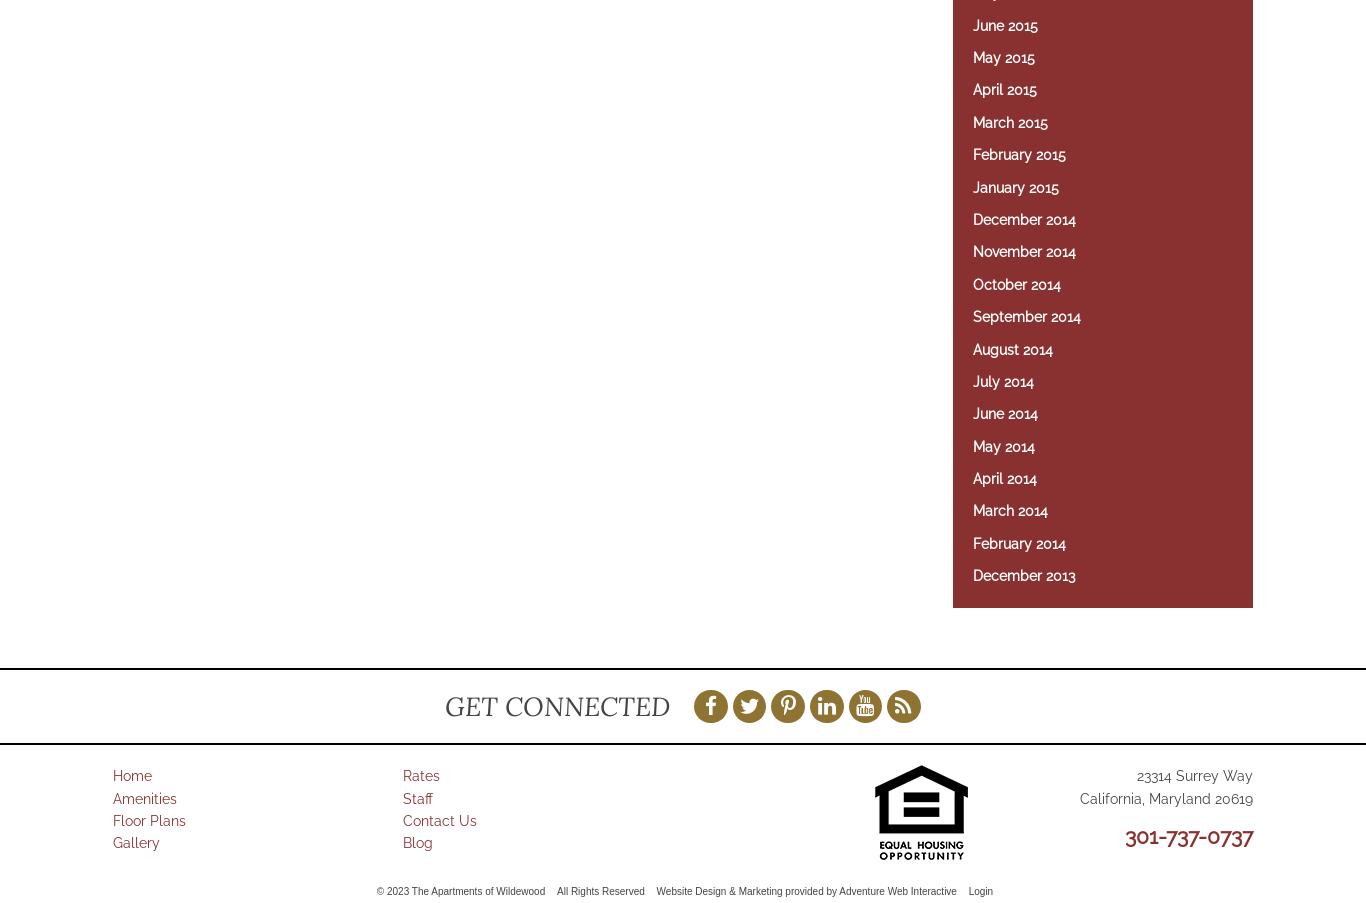 The height and width of the screenshot is (903, 1366). What do you see at coordinates (1024, 252) in the screenshot?
I see `'November 2014'` at bounding box center [1024, 252].